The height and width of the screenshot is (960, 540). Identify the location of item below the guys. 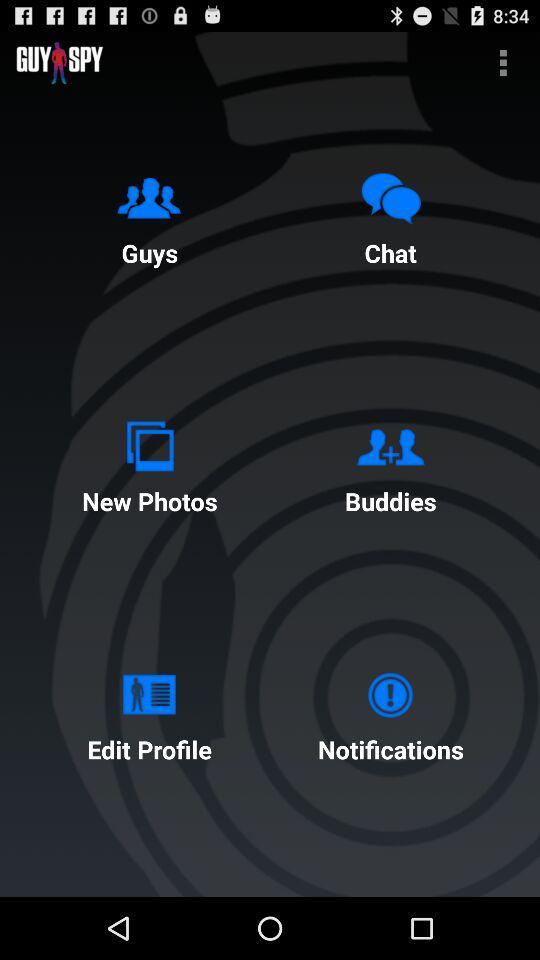
(148, 463).